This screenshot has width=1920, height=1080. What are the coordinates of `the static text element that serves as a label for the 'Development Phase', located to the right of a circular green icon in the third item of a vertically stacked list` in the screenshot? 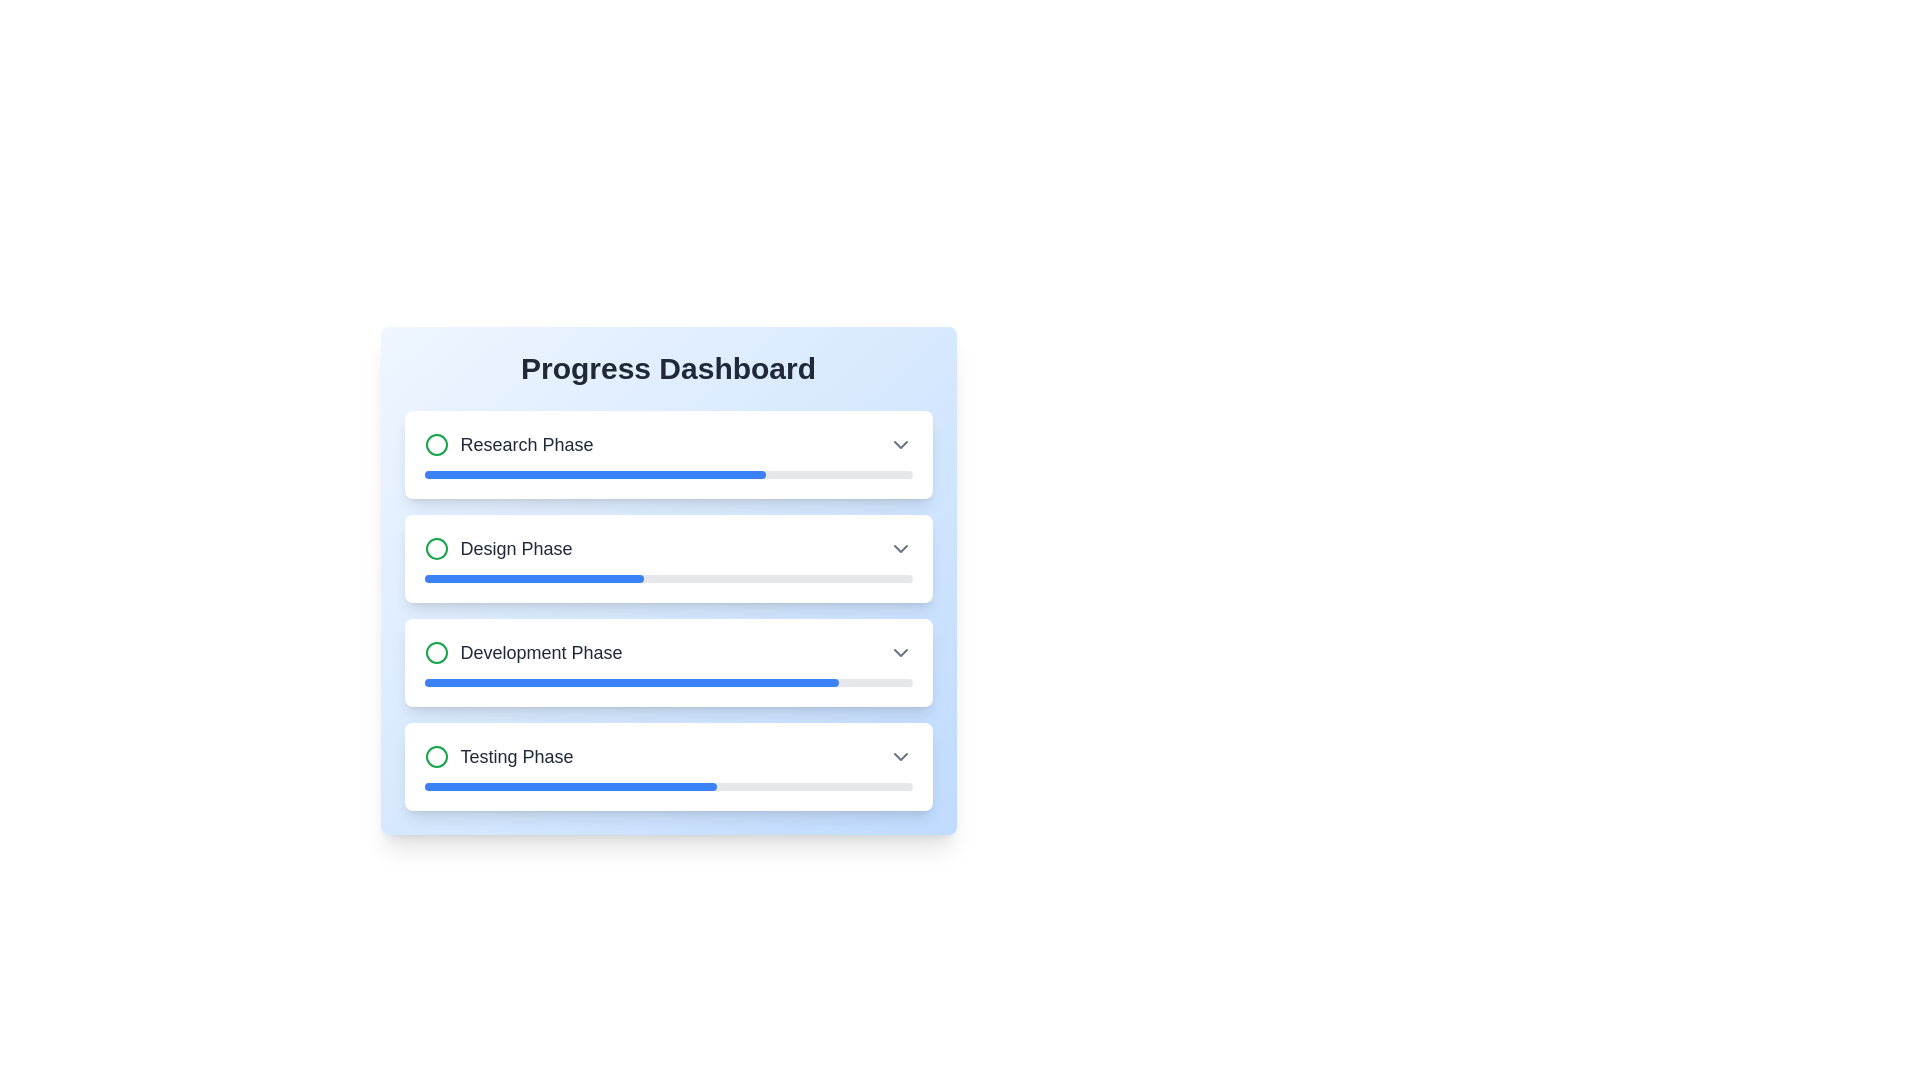 It's located at (541, 652).